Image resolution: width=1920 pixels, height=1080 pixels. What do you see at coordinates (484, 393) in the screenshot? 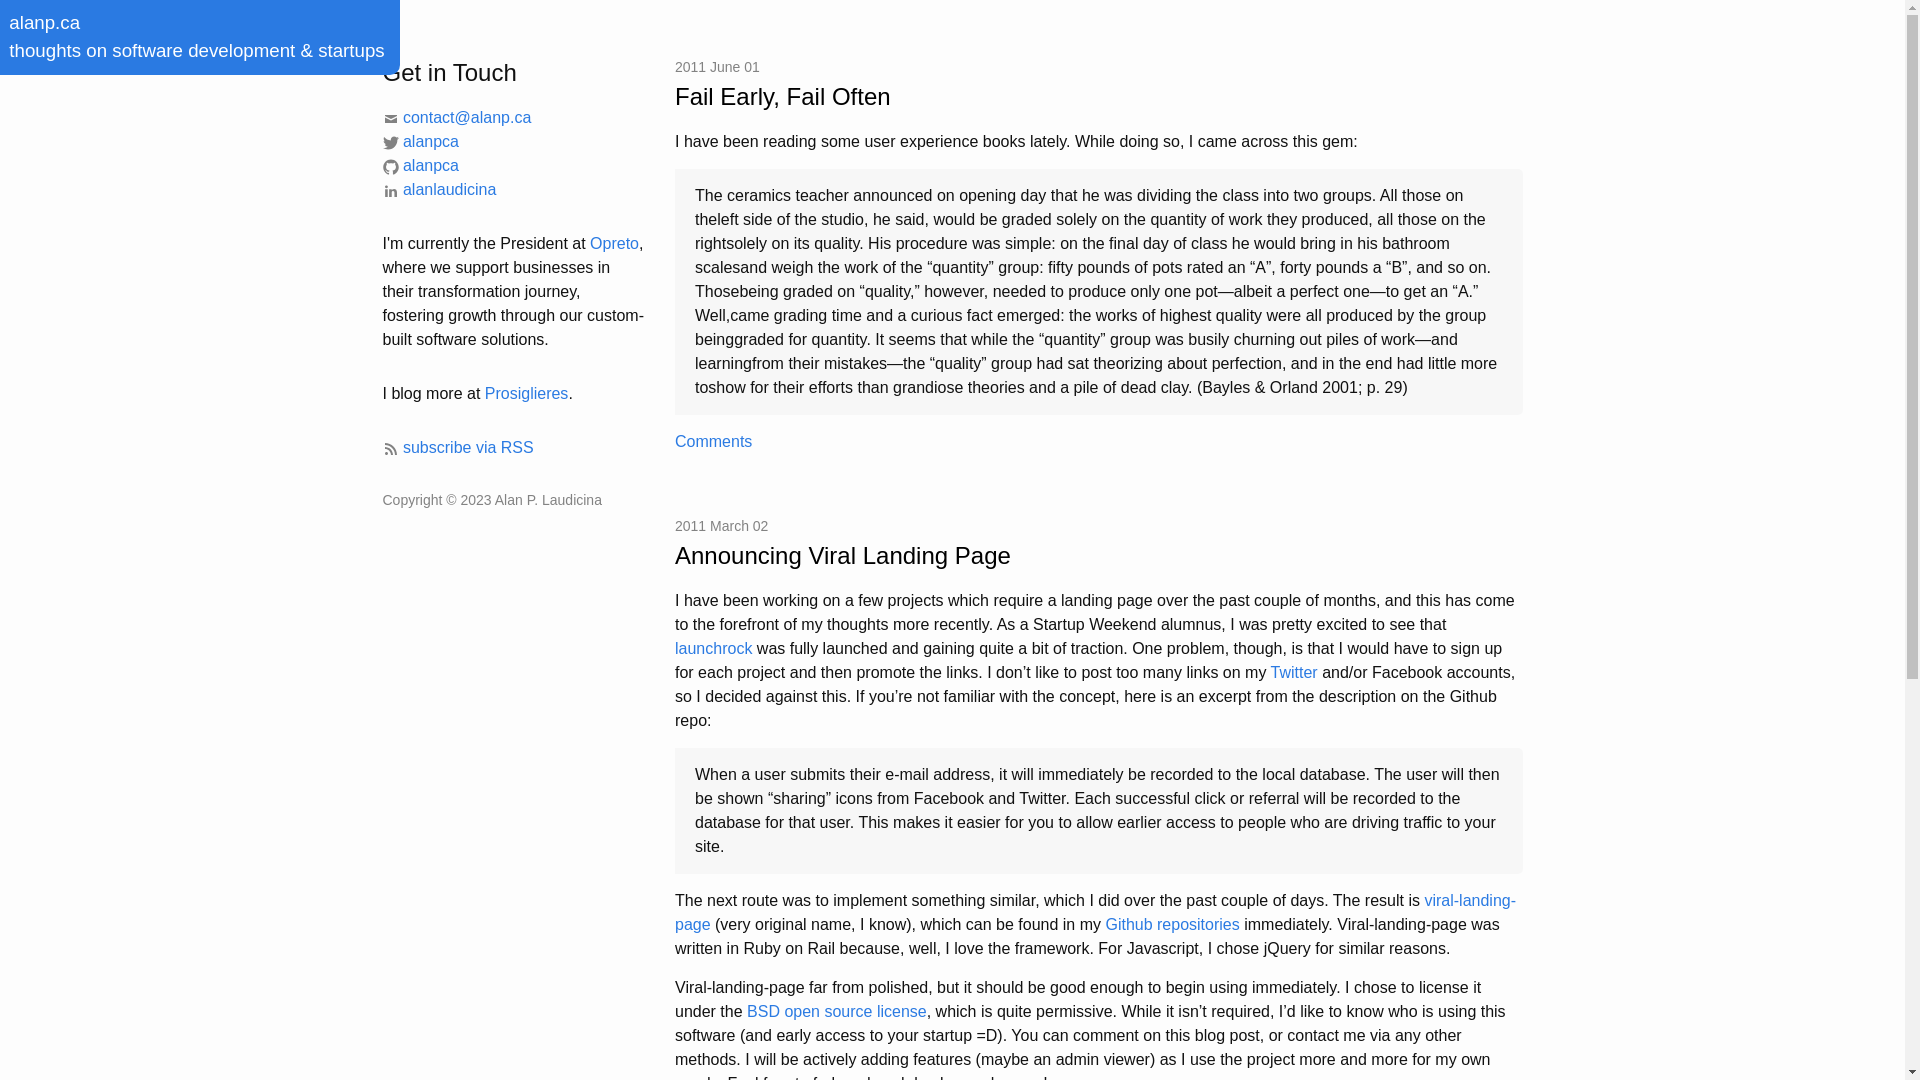
I see `'Prosiglieres'` at bounding box center [484, 393].